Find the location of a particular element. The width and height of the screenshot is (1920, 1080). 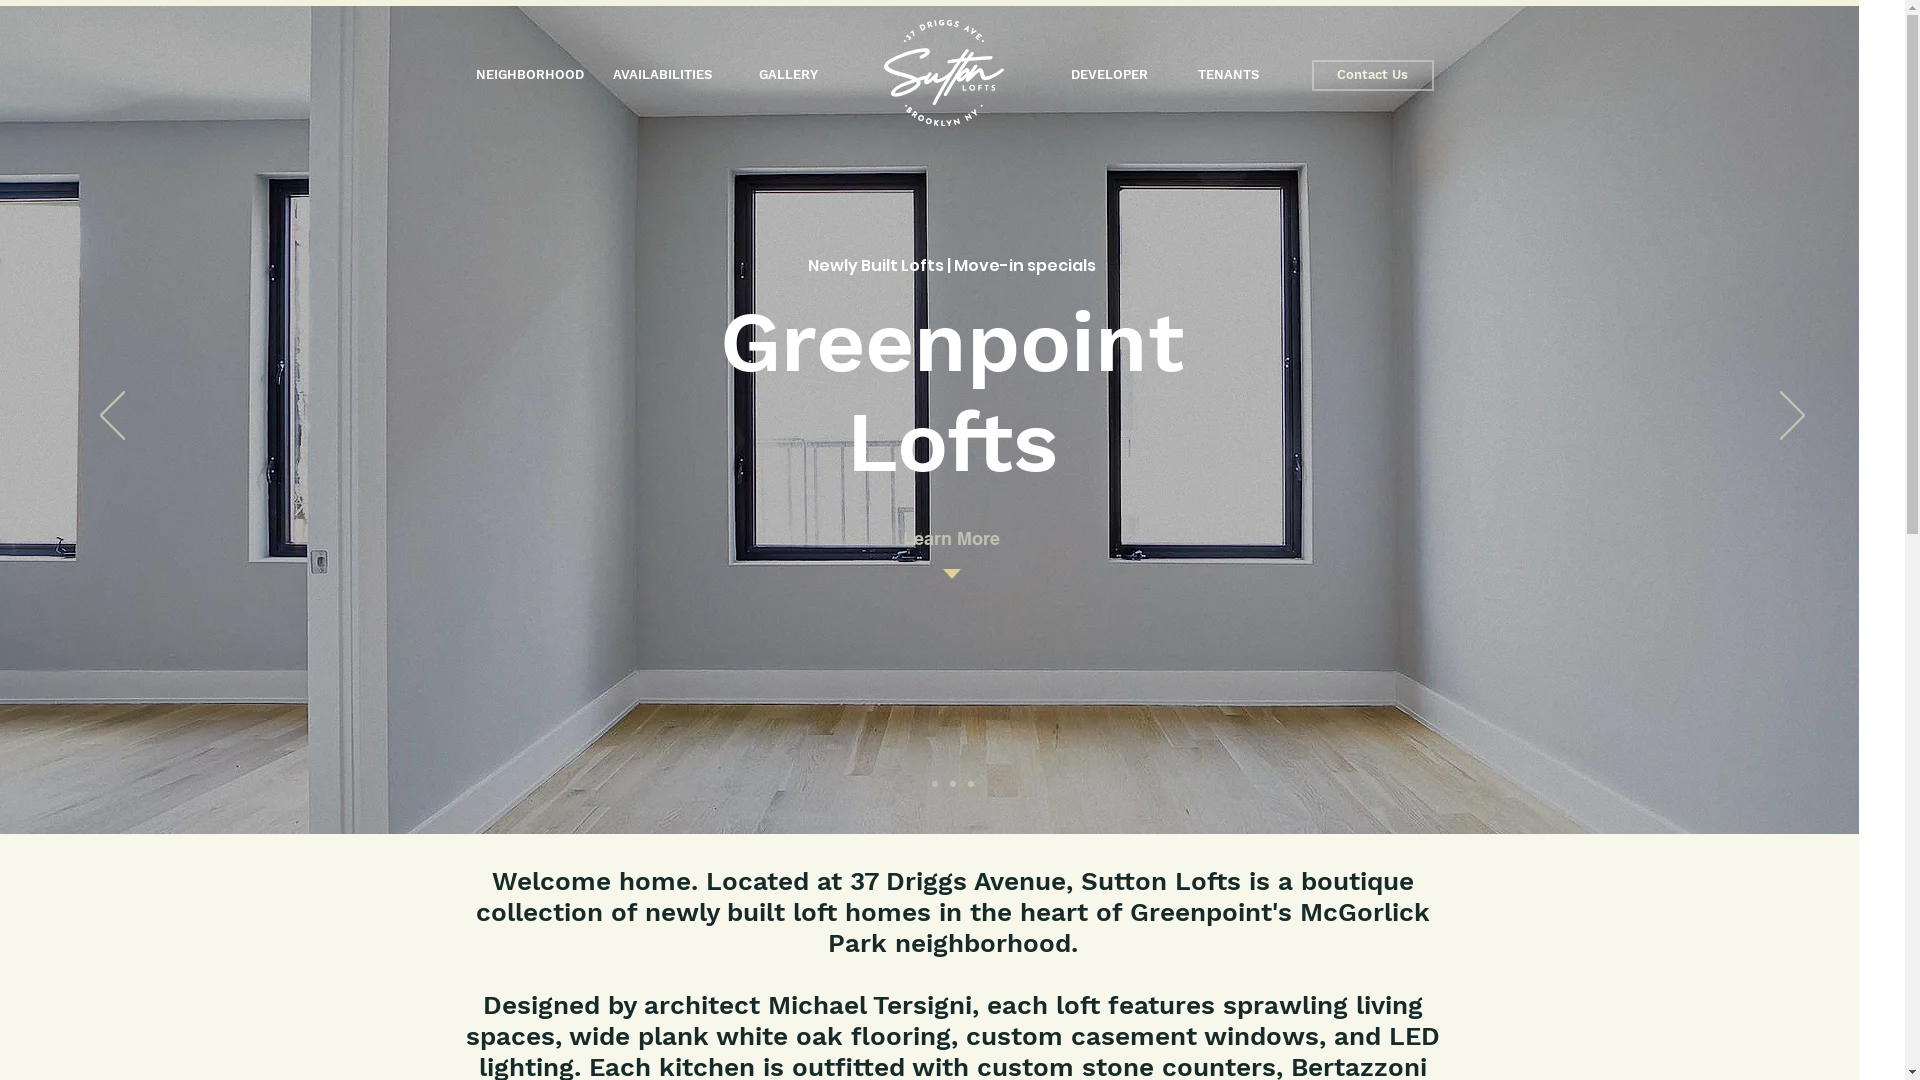

'Learn More' is located at coordinates (950, 537).